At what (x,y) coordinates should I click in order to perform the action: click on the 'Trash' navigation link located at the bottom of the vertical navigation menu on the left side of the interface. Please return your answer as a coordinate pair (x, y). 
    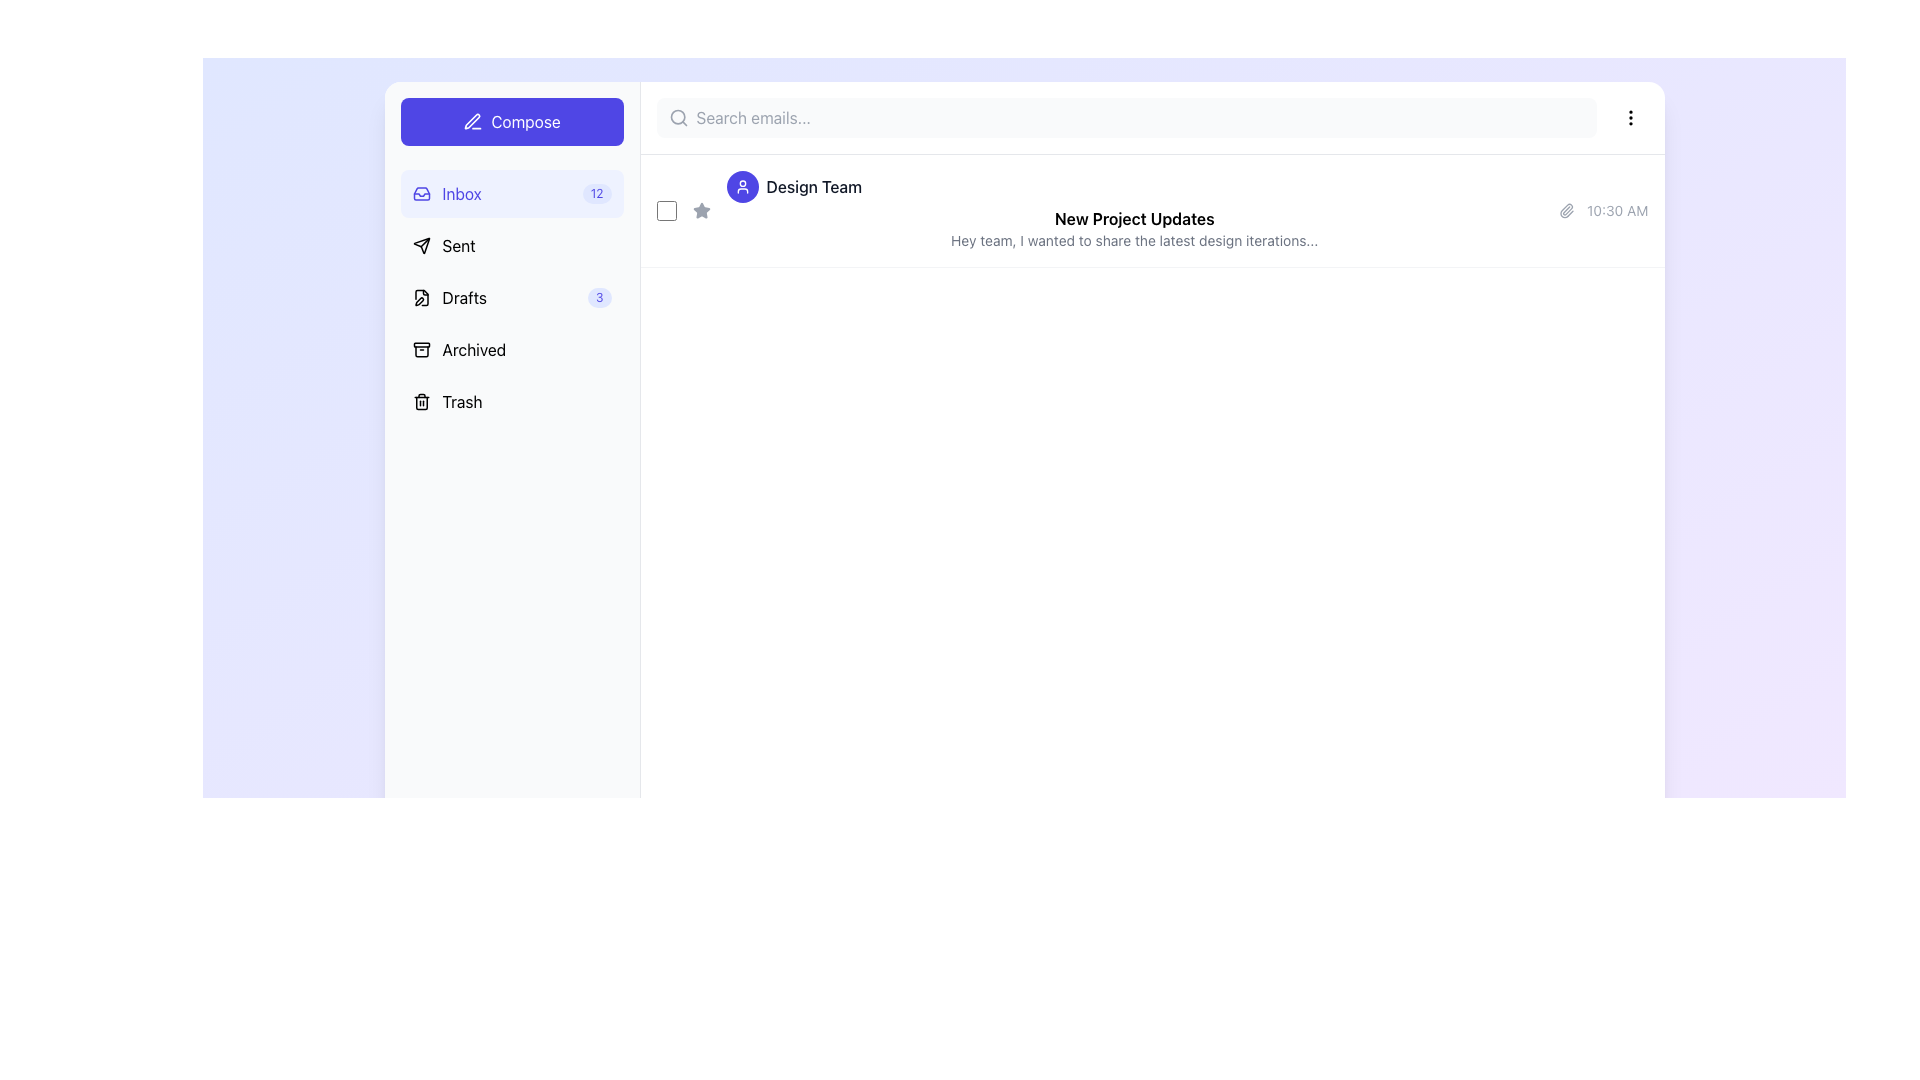
    Looking at the image, I should click on (446, 401).